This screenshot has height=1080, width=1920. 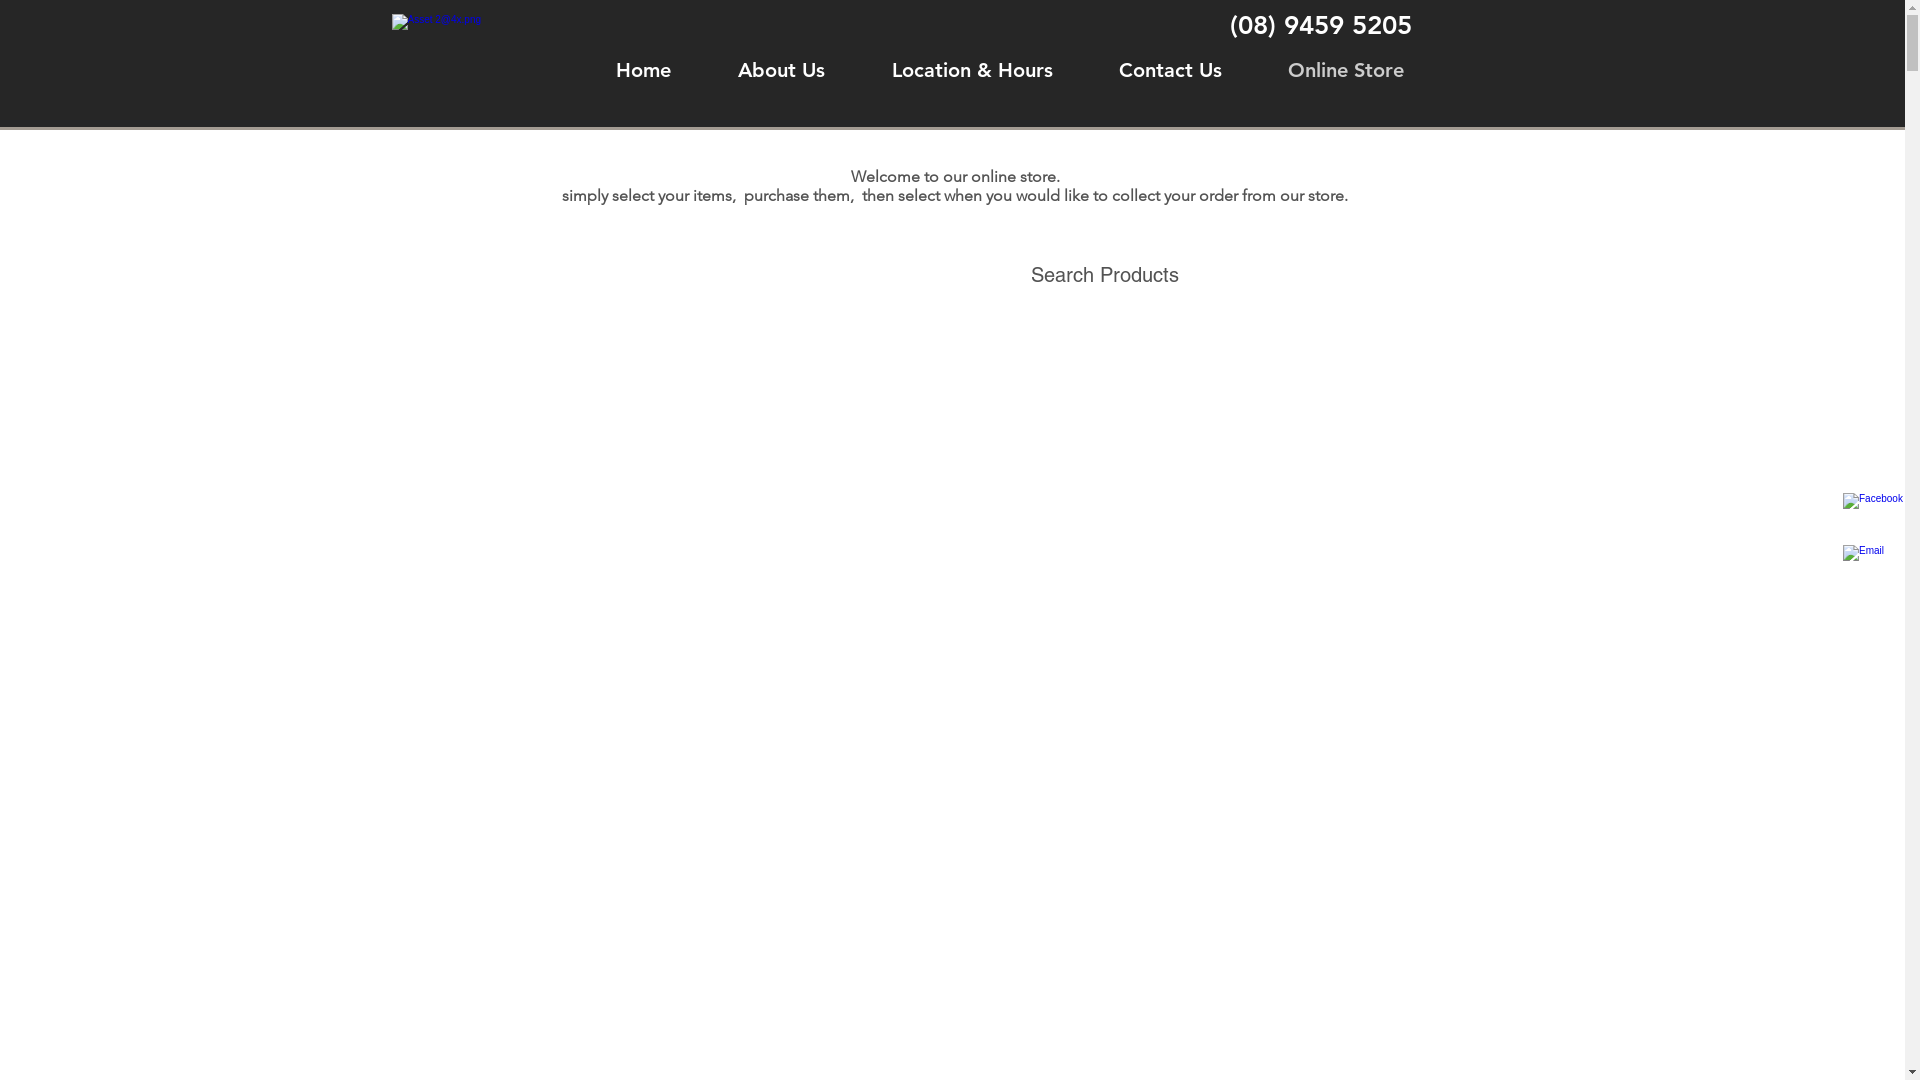 What do you see at coordinates (1170, 69) in the screenshot?
I see `'Contact Us'` at bounding box center [1170, 69].